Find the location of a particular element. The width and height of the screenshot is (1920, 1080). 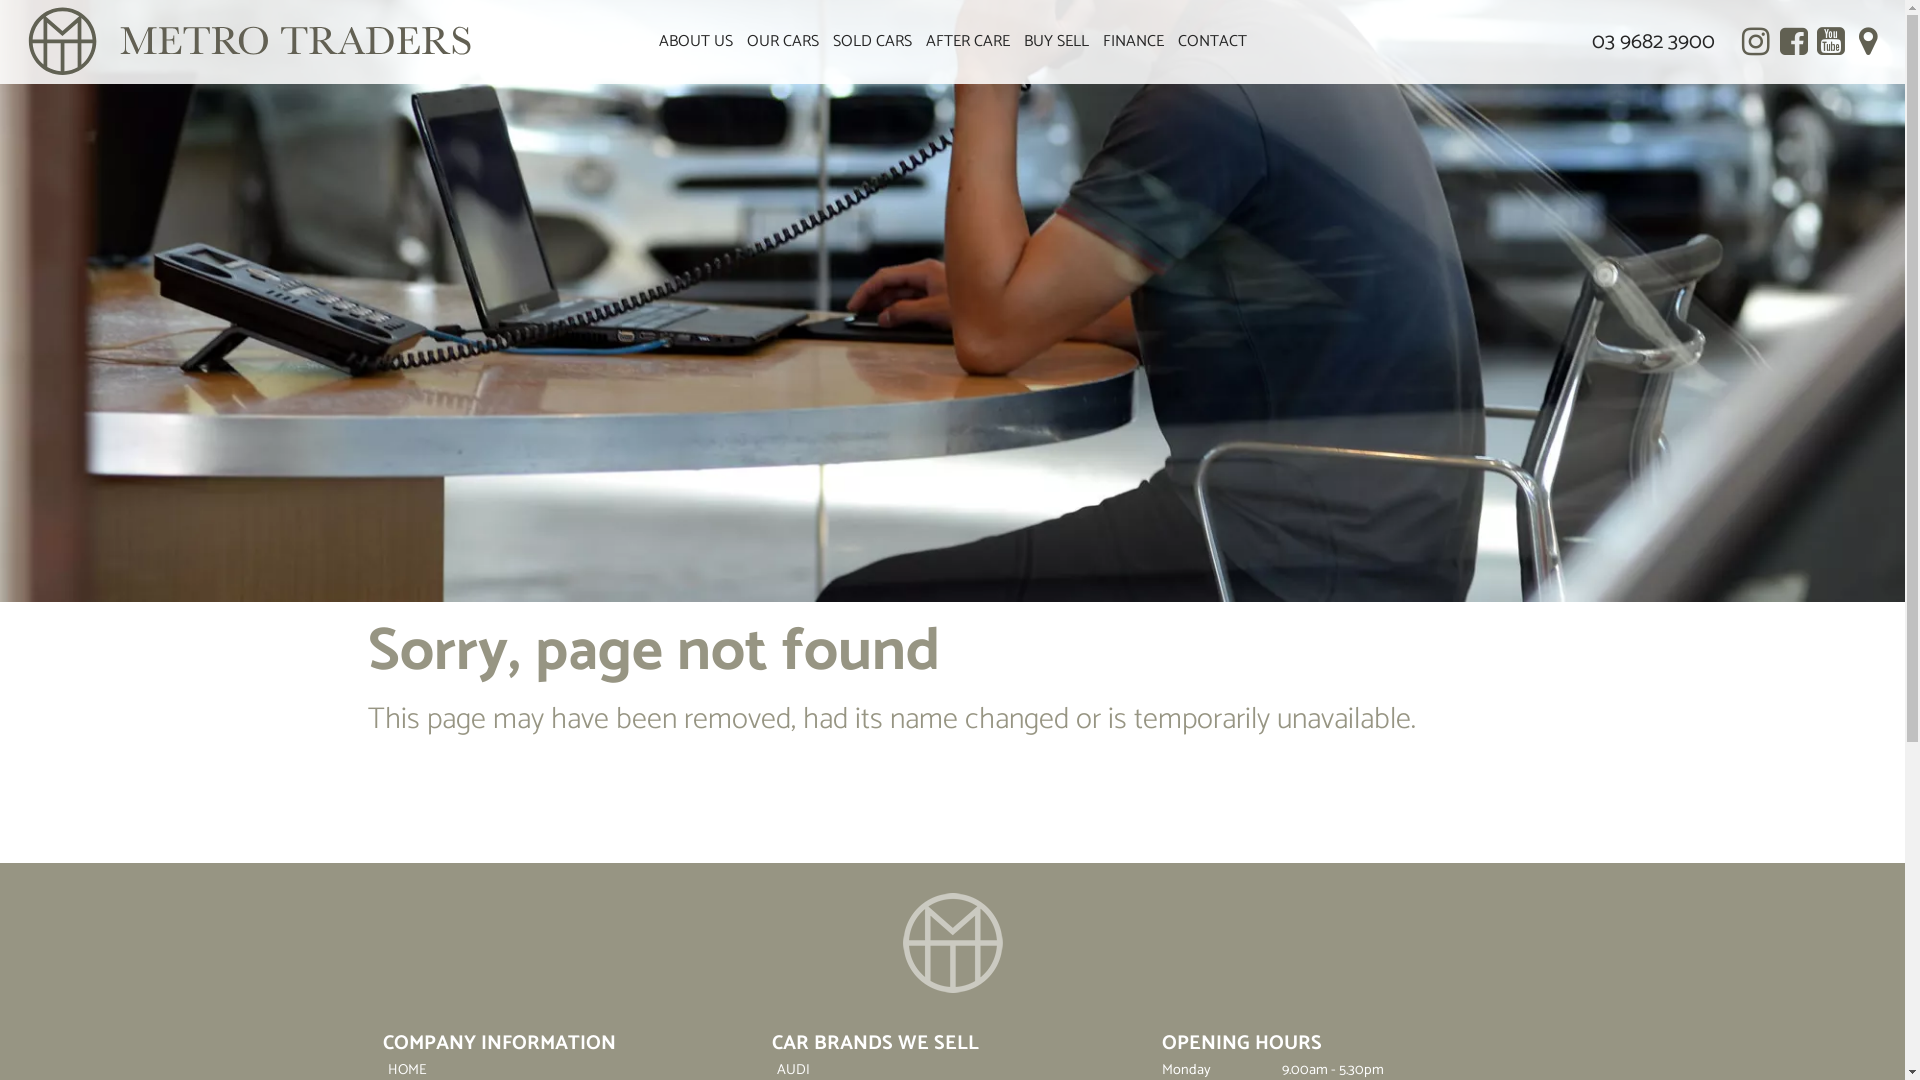

'OUR CARS' is located at coordinates (781, 42).